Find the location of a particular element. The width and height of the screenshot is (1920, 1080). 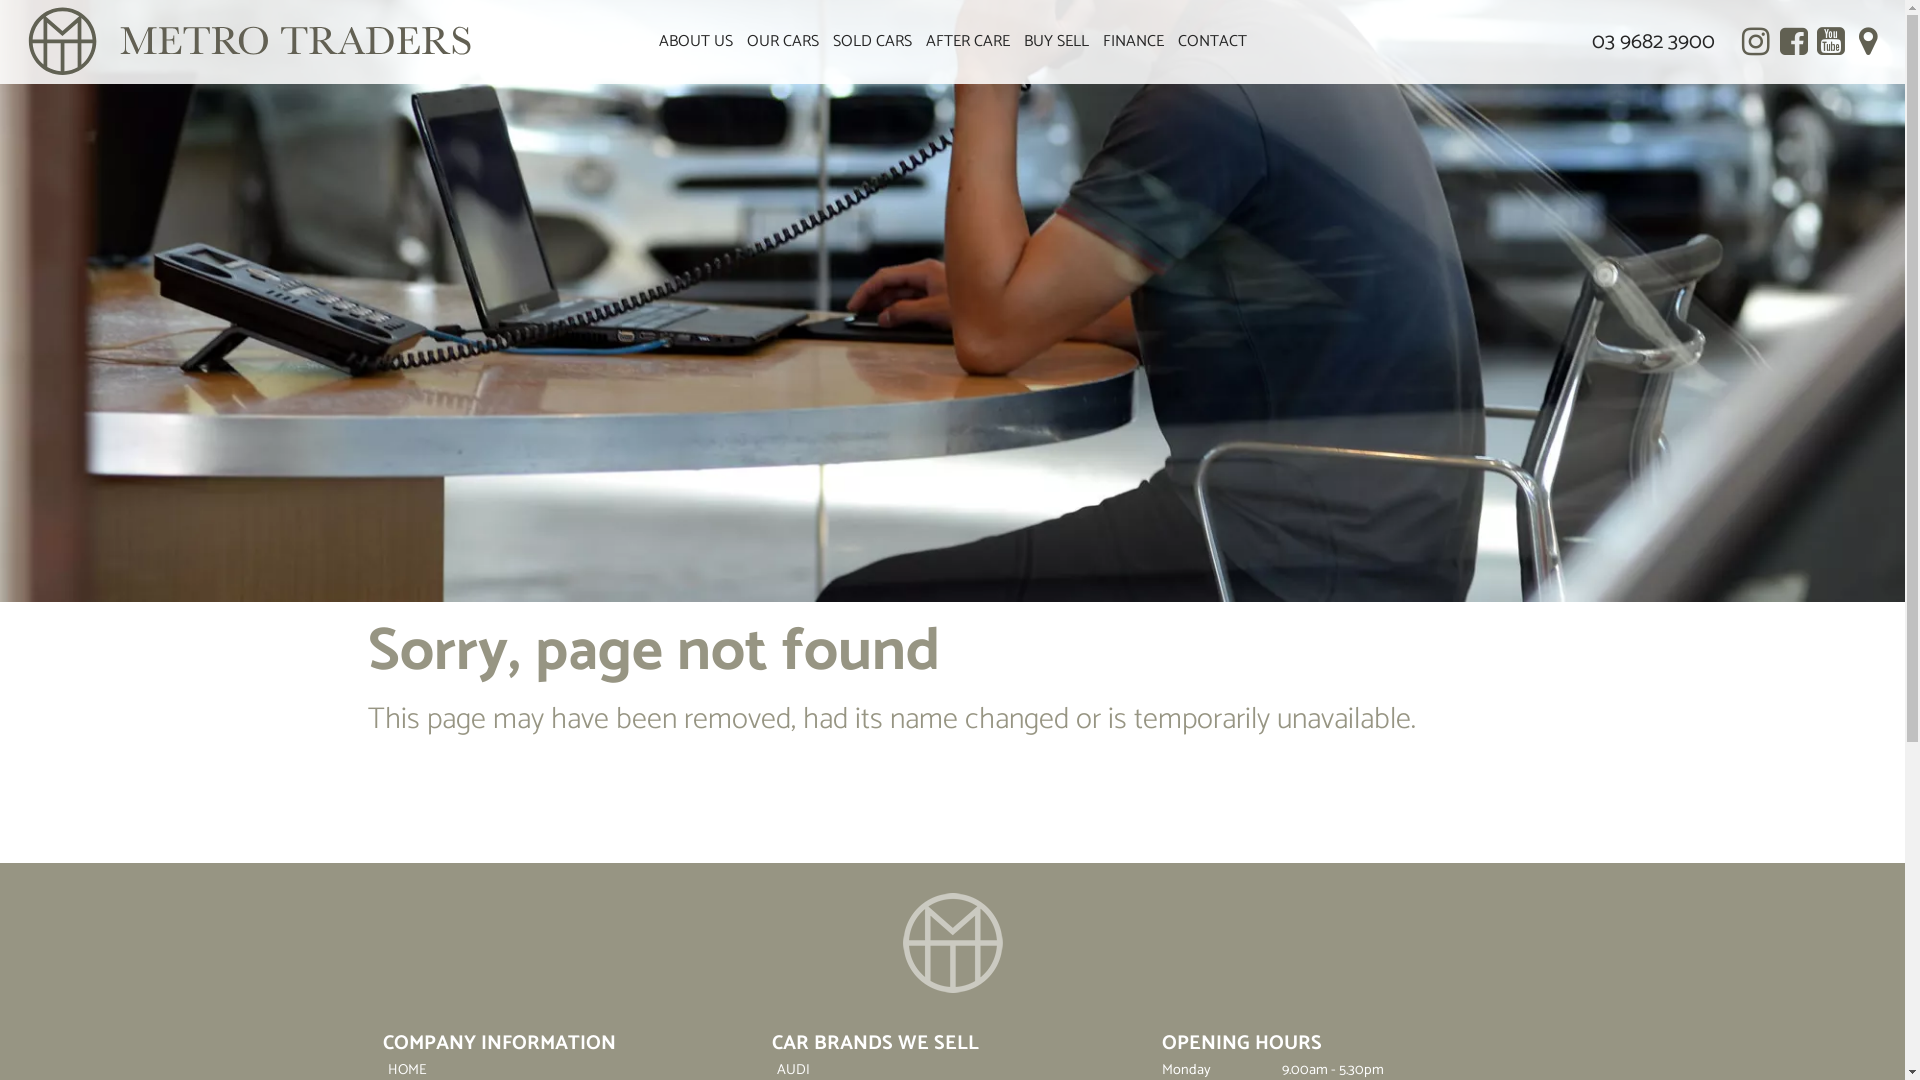

'OUR CARS' is located at coordinates (781, 42).